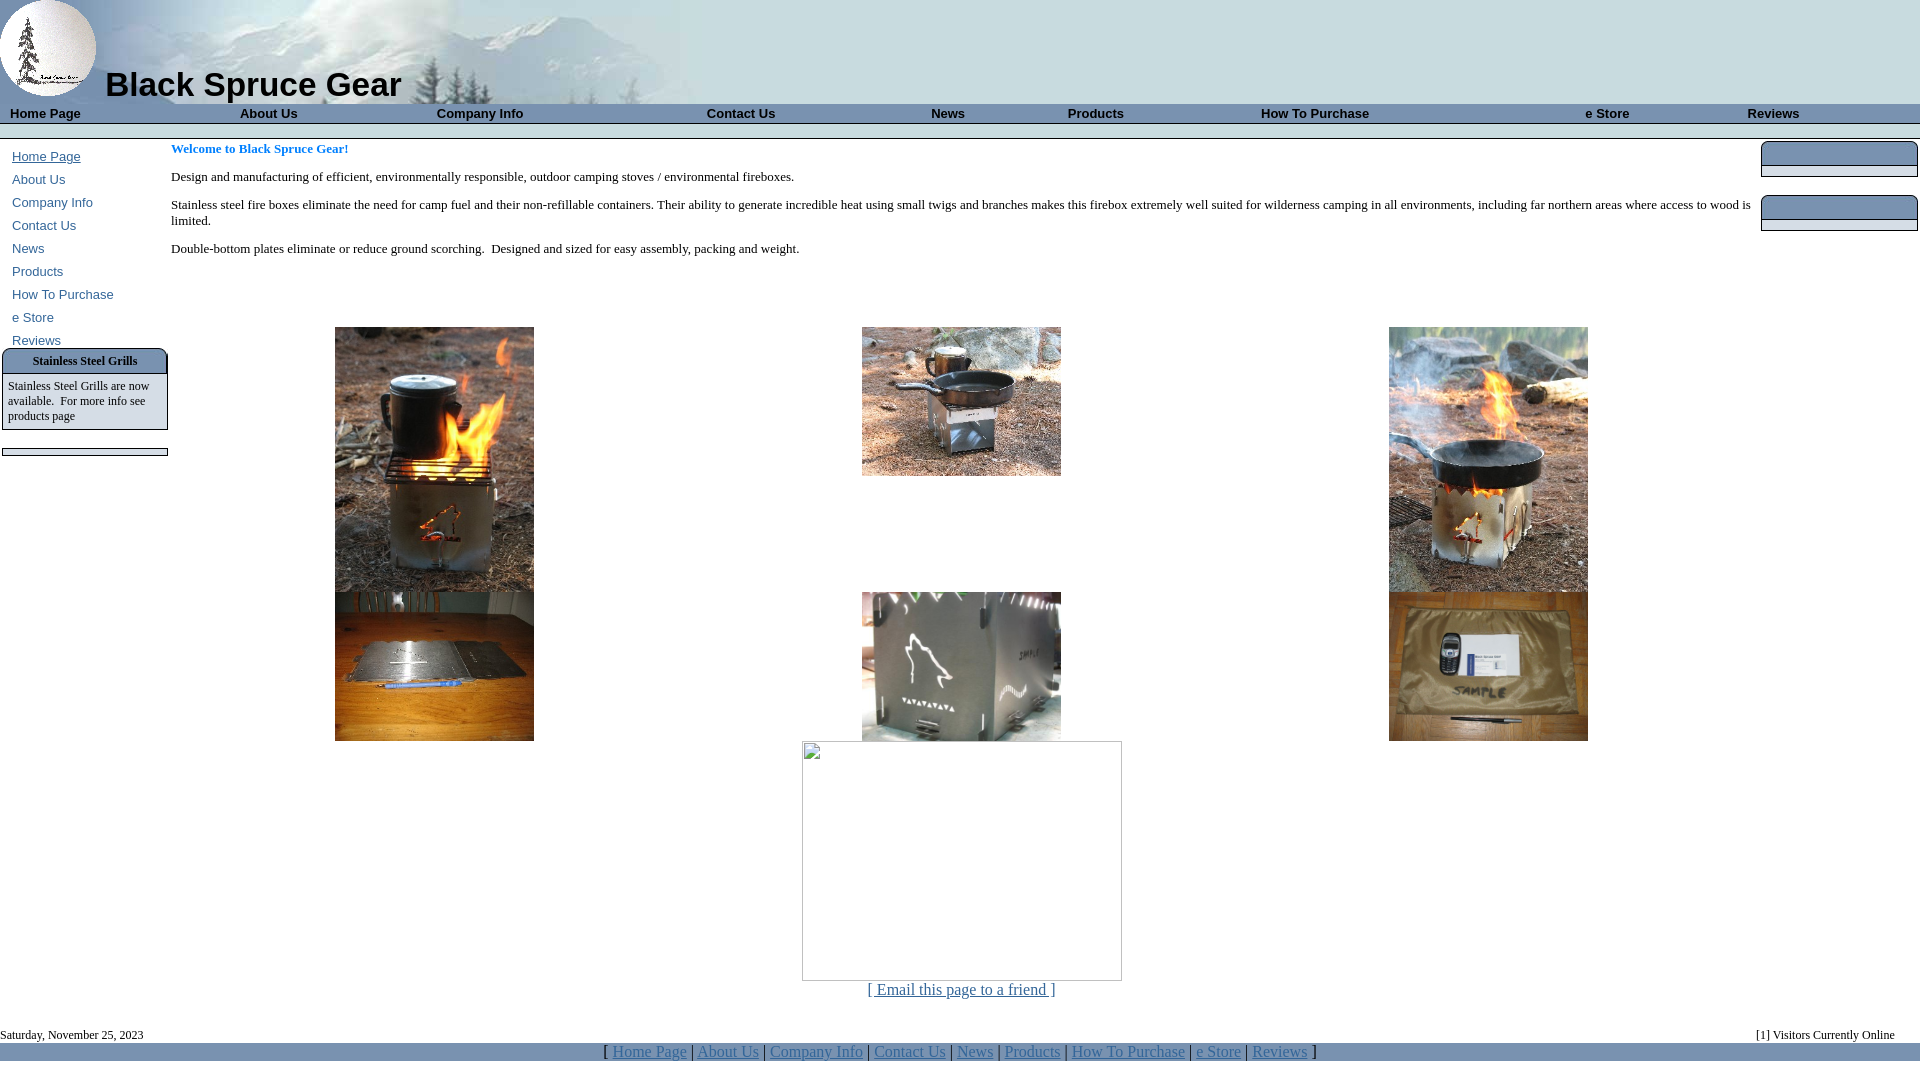 The image size is (1920, 1080). Describe the element at coordinates (38, 178) in the screenshot. I see `'About Us'` at that location.